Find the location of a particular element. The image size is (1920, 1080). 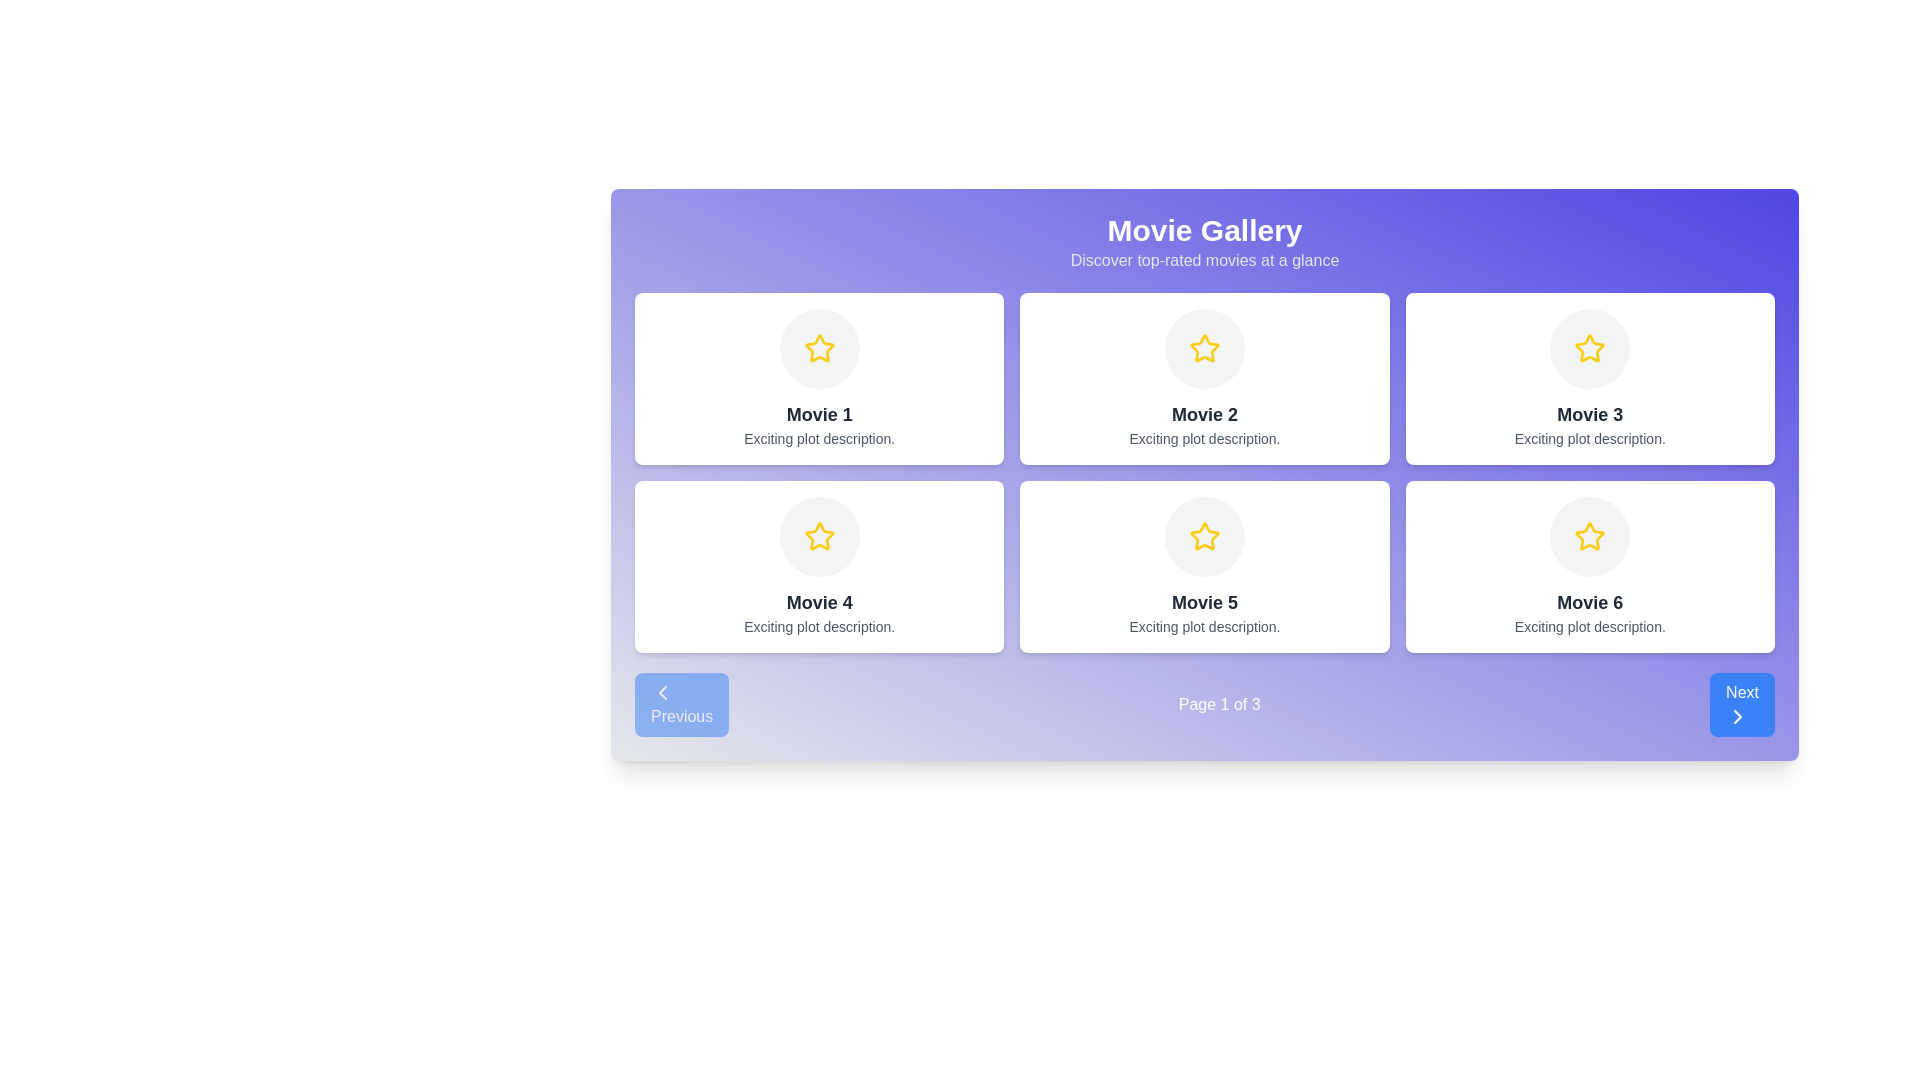

the text label located below the 'Movie 5' title, which is the fifth item in a 3x2 grid layout is located at coordinates (1203, 626).